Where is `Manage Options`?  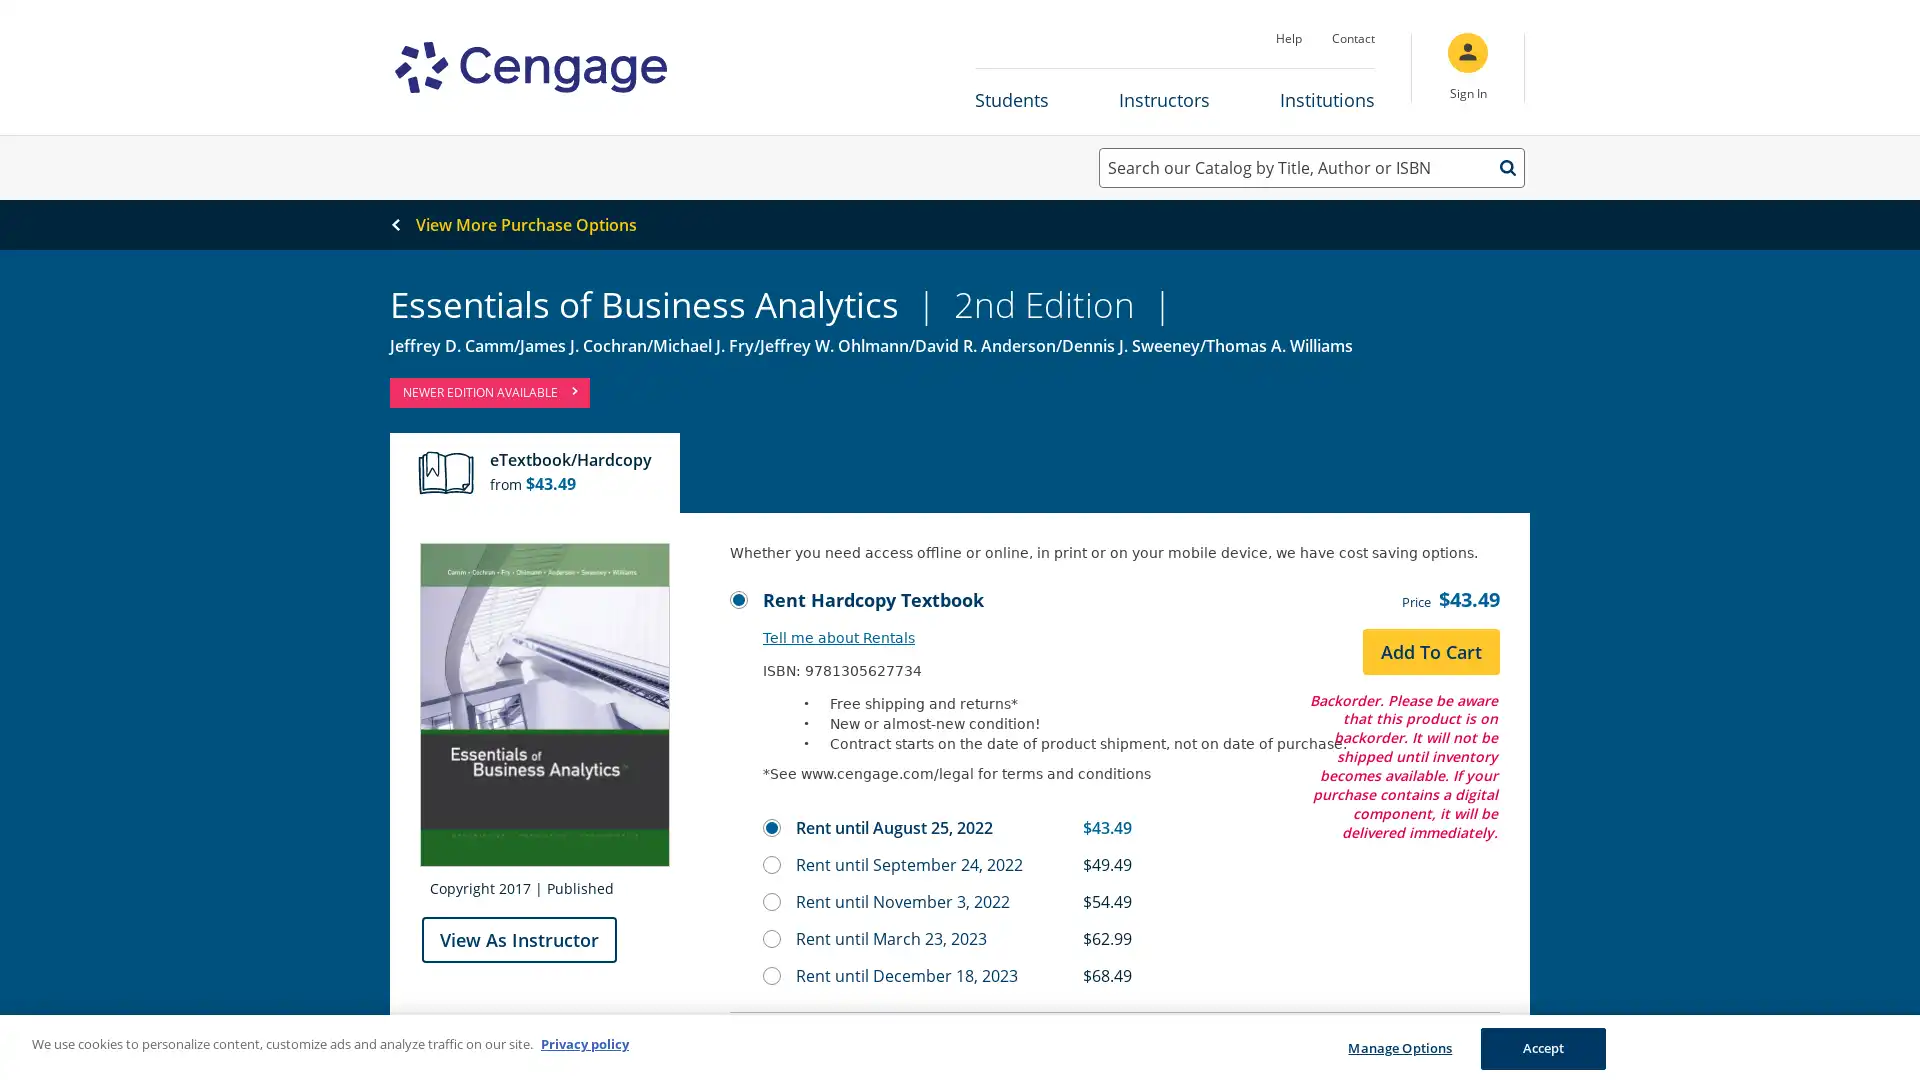 Manage Options is located at coordinates (1398, 1048).